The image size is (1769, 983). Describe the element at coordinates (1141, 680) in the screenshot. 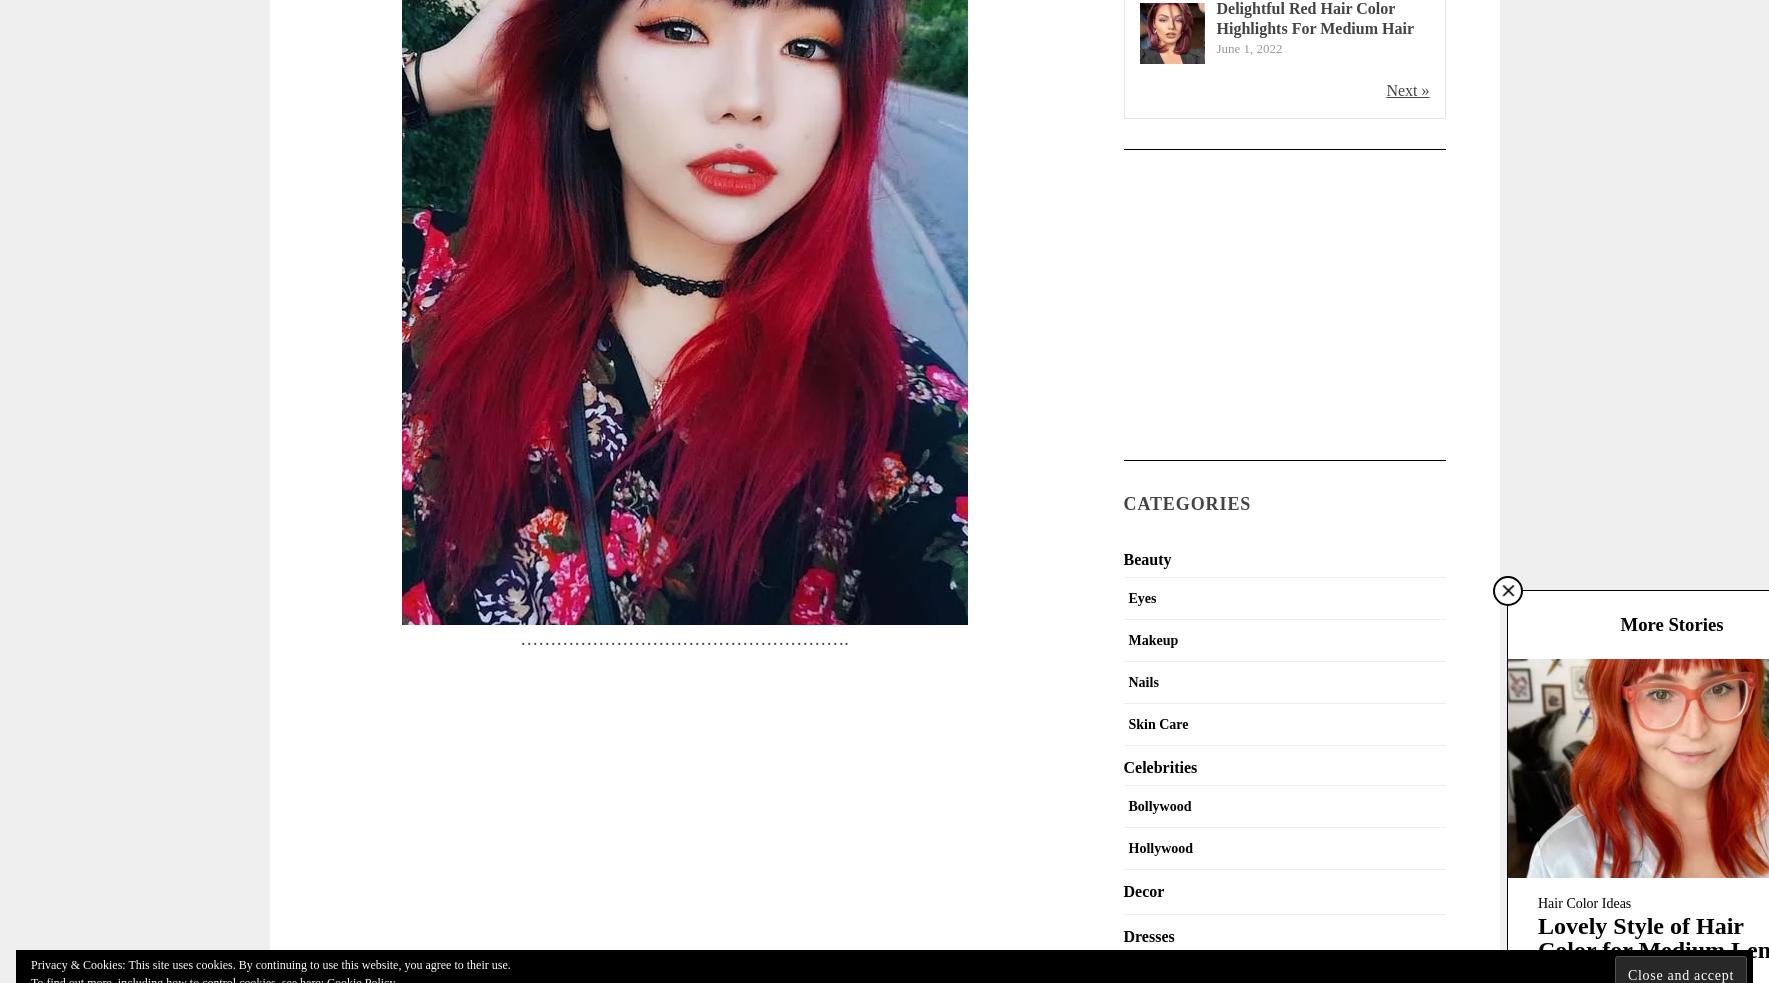

I see `'Nails'` at that location.